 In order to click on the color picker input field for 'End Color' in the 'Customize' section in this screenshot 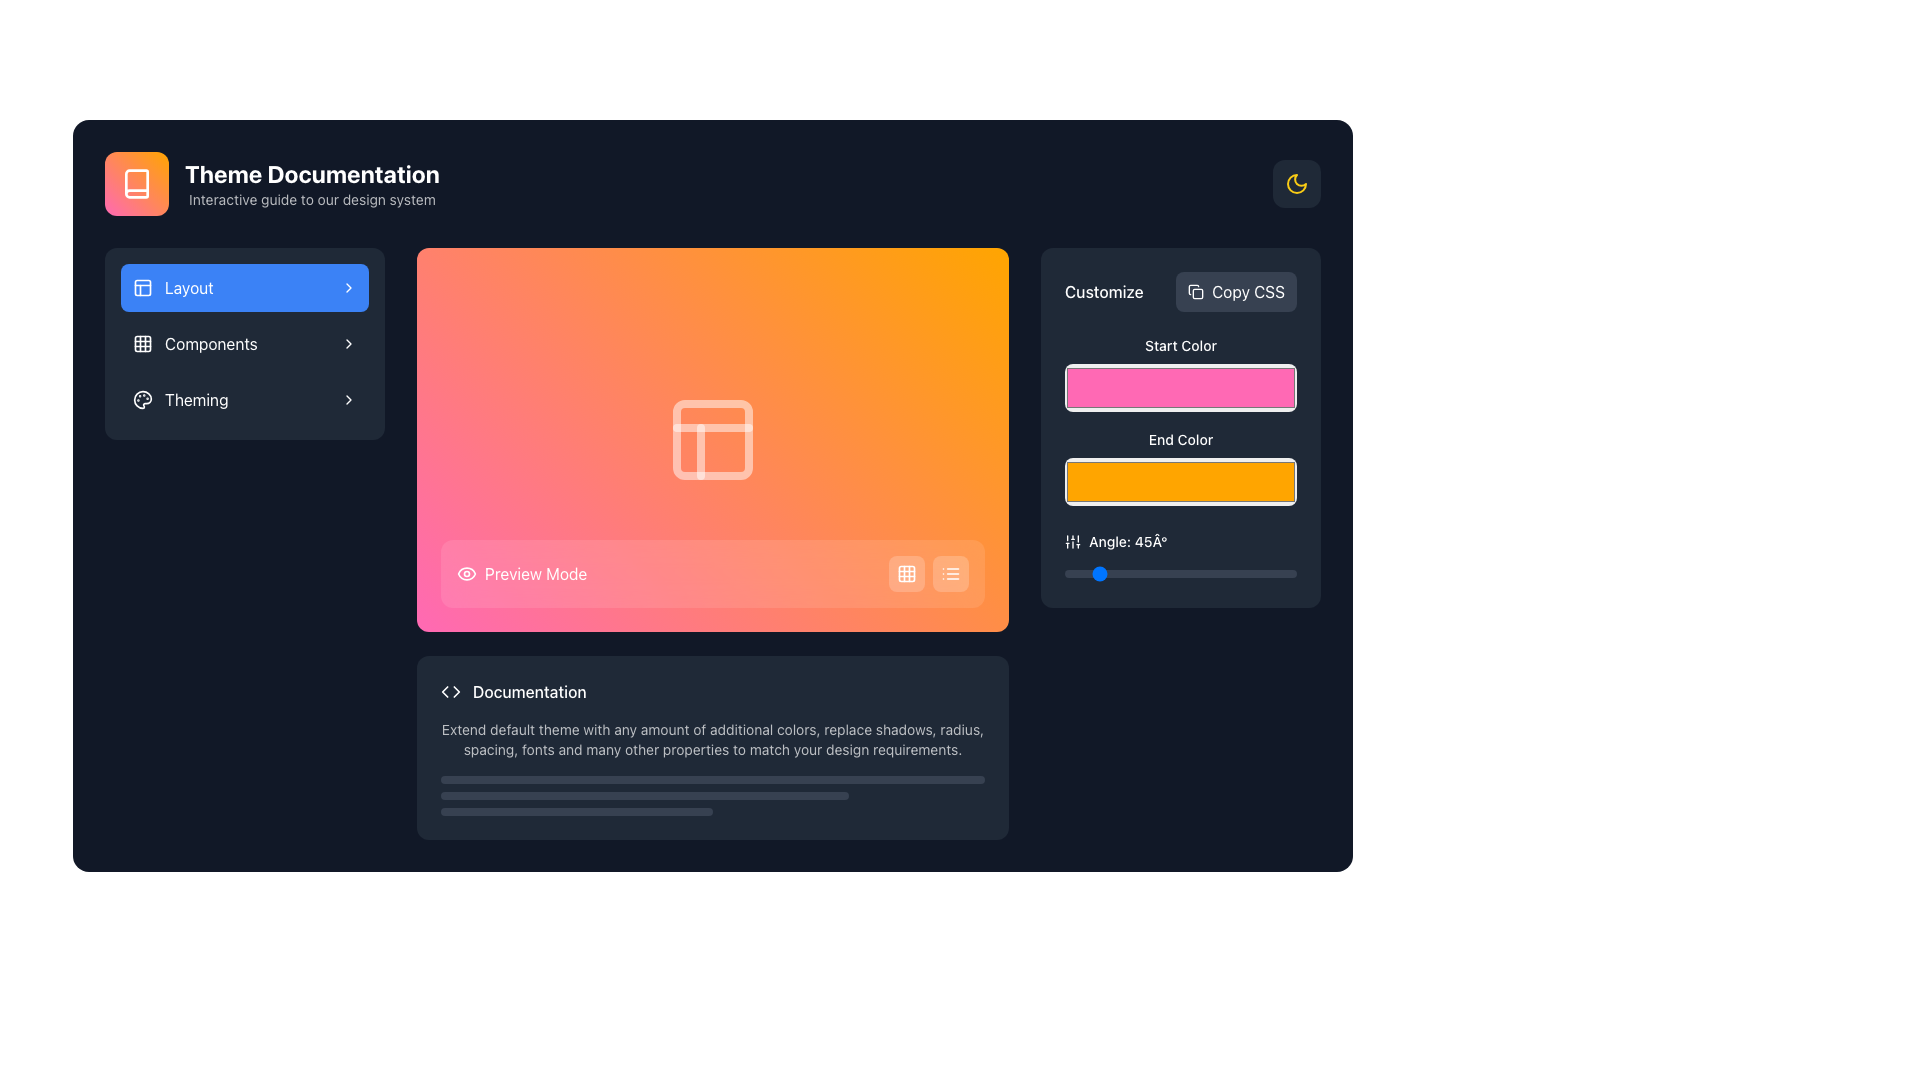, I will do `click(1180, 482)`.